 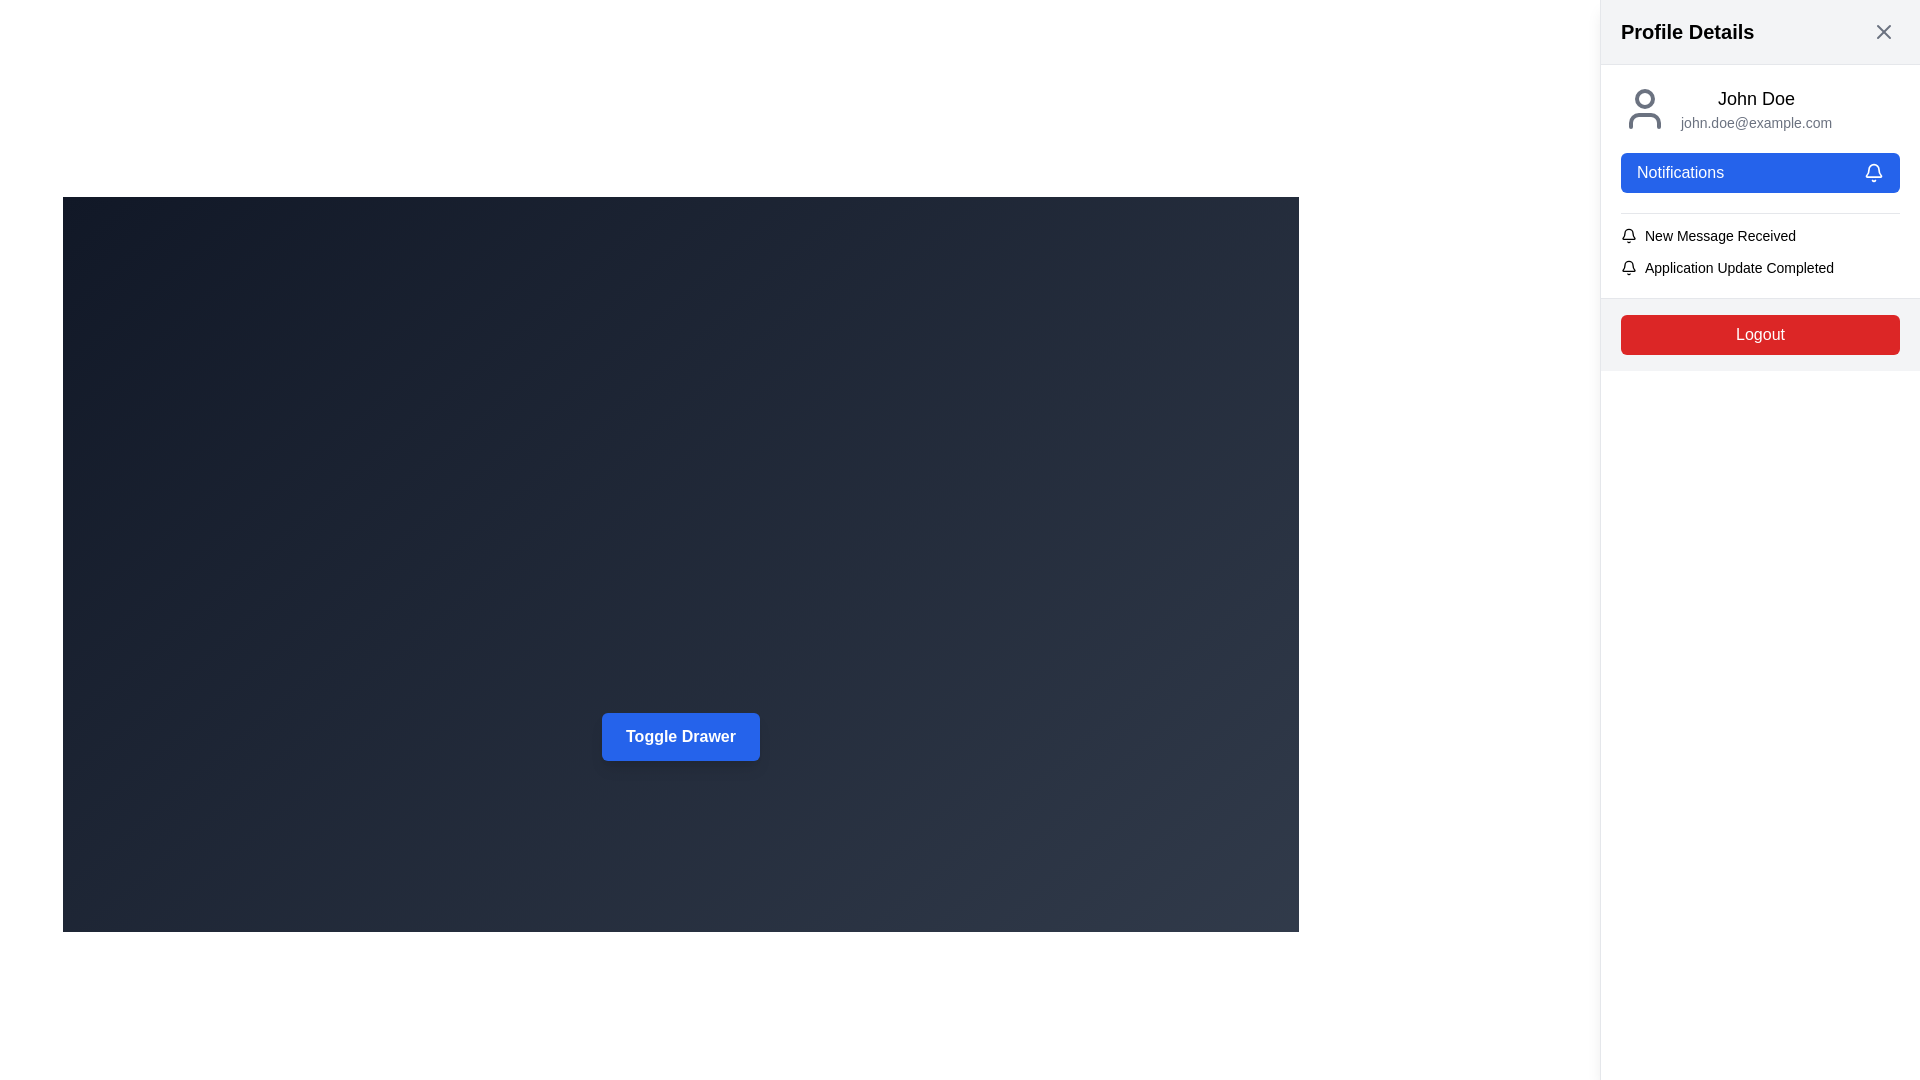 I want to click on the Text Display element showing 'John Doe' and 'john.doe@example.com', located above the blue 'Notifications' button, so click(x=1755, y=108).